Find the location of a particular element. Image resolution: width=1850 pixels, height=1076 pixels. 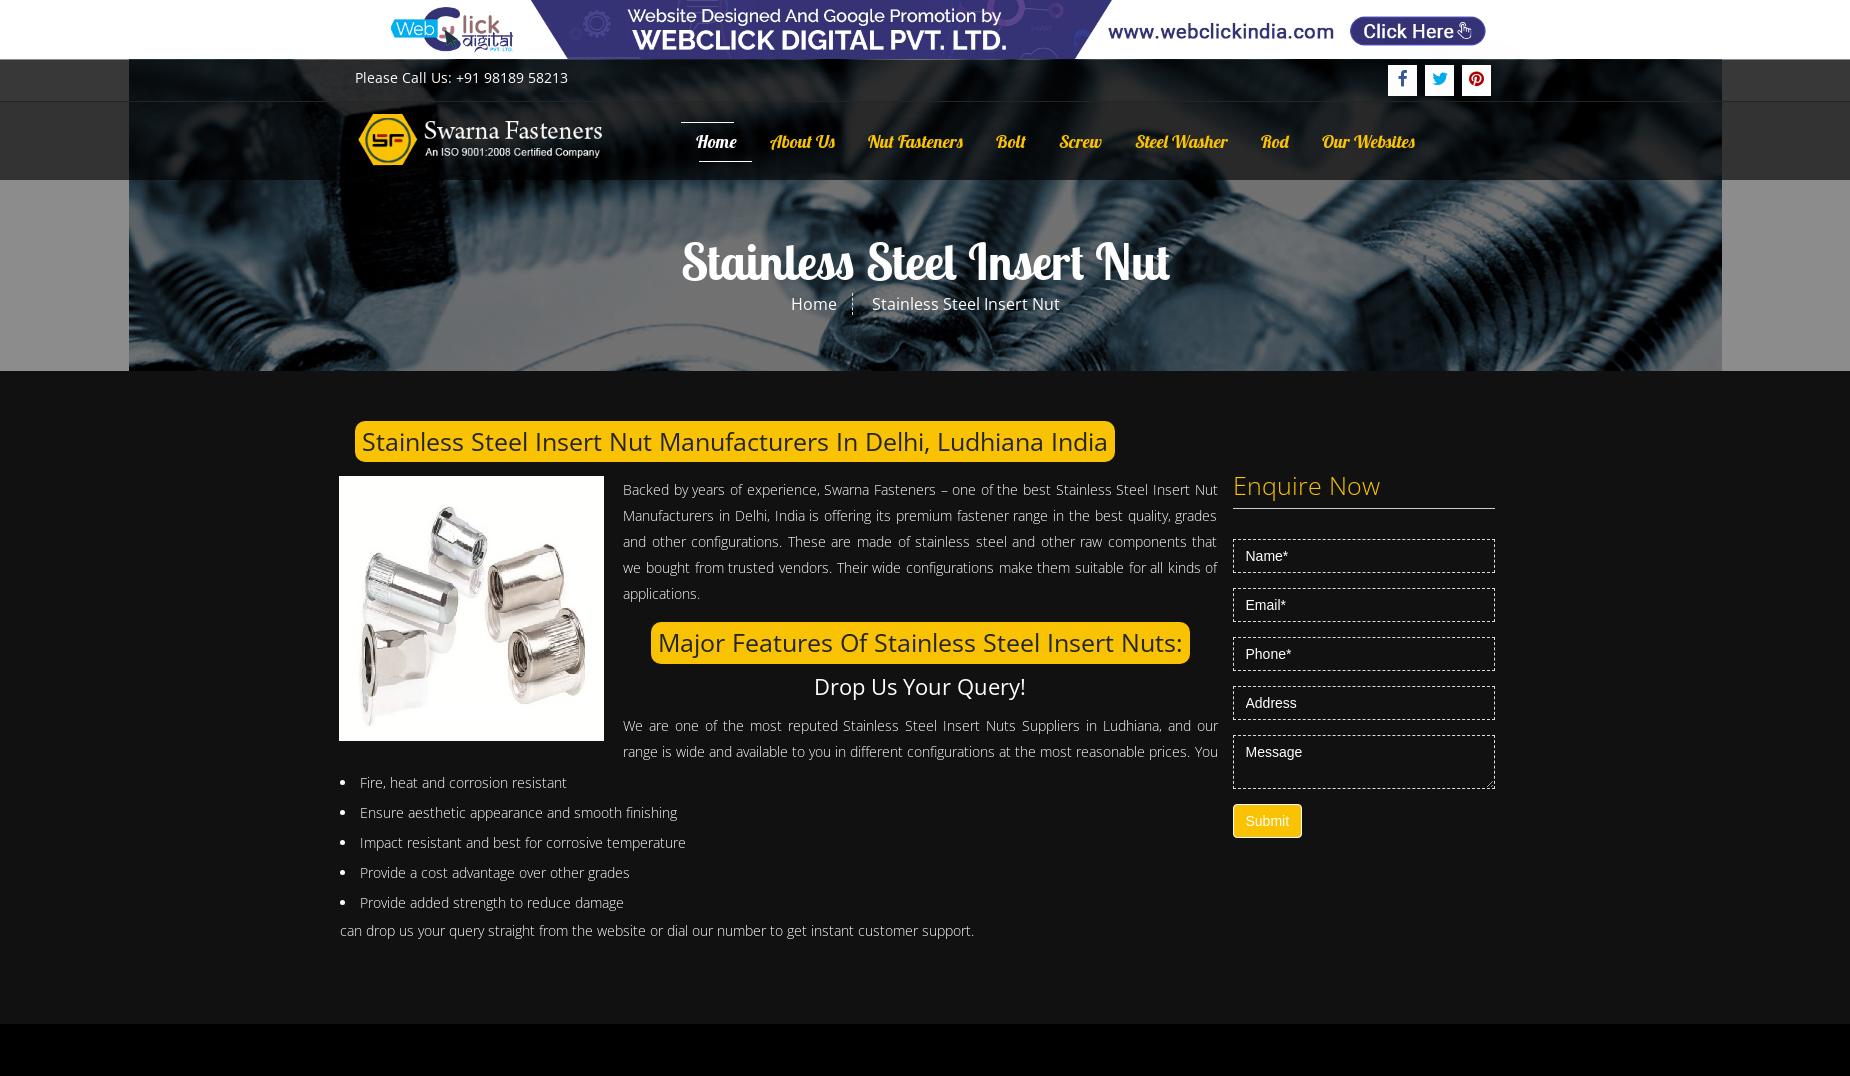

'Backed by years of experience, Swarna Fasteners – one of the best Stainless Steel Insert Nut Manufacturers in Delhi, India is offering its premium fastener range in the best quality, grades and other configurations. These are made of stainless steel and other raw components that we bought from trusted vendors. Their wide configurations make them suitable for all kinds of applications.' is located at coordinates (623, 540).